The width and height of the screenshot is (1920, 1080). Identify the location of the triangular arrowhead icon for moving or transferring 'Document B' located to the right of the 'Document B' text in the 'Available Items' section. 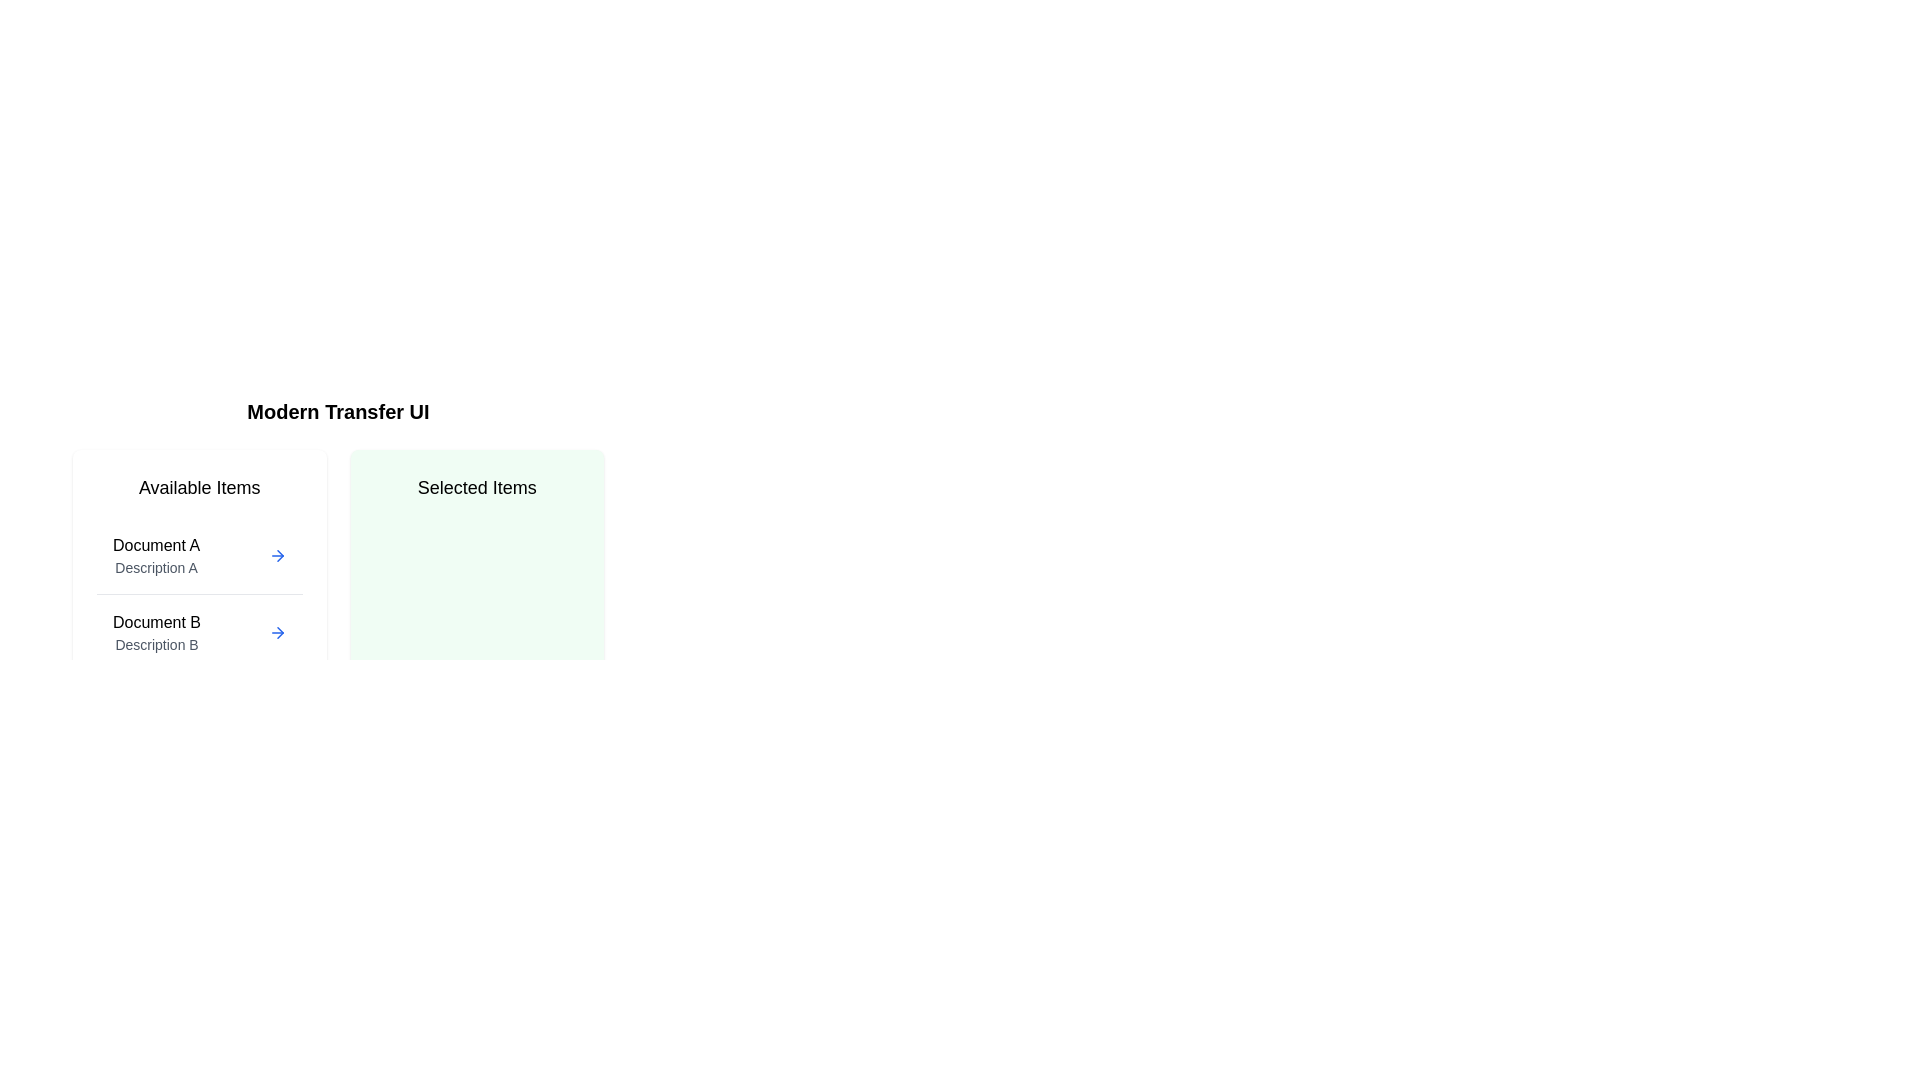
(279, 555).